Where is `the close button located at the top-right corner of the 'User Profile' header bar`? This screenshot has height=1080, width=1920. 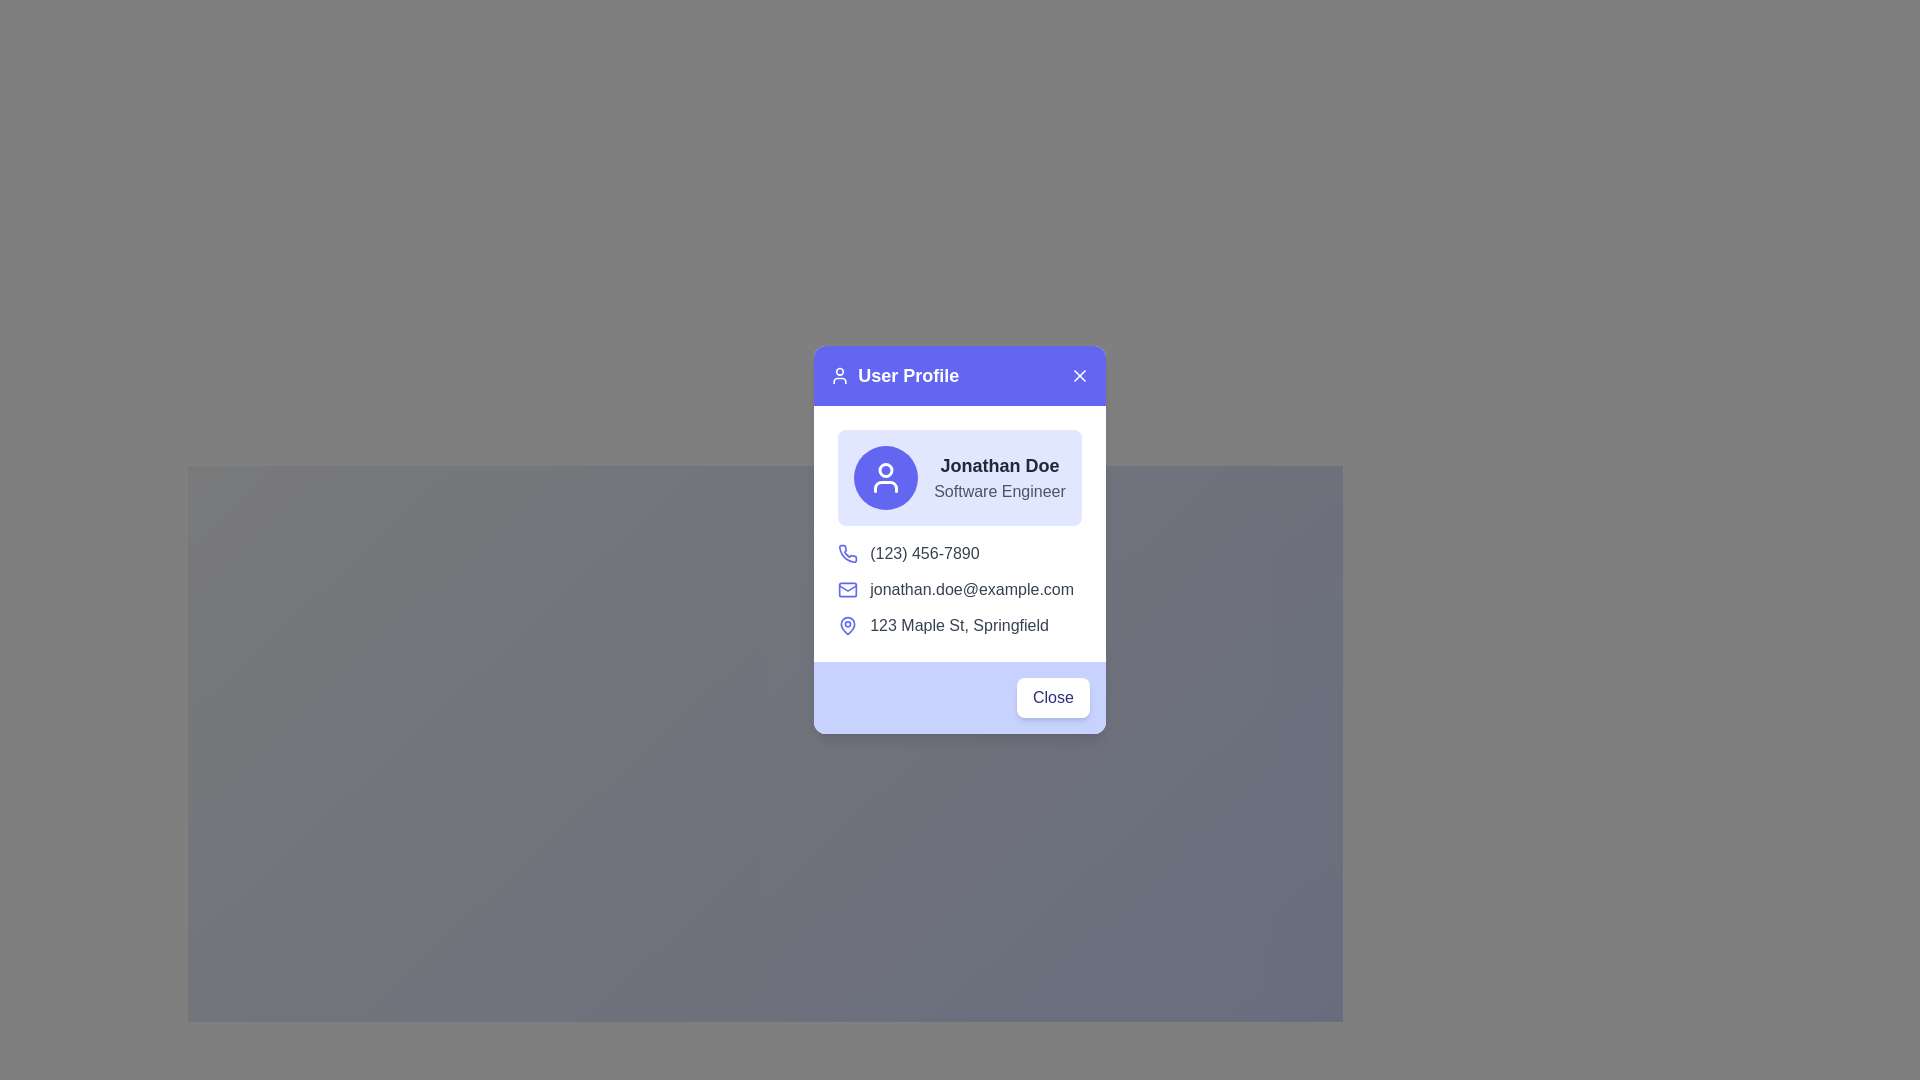
the close button located at the top-right corner of the 'User Profile' header bar is located at coordinates (1078, 375).